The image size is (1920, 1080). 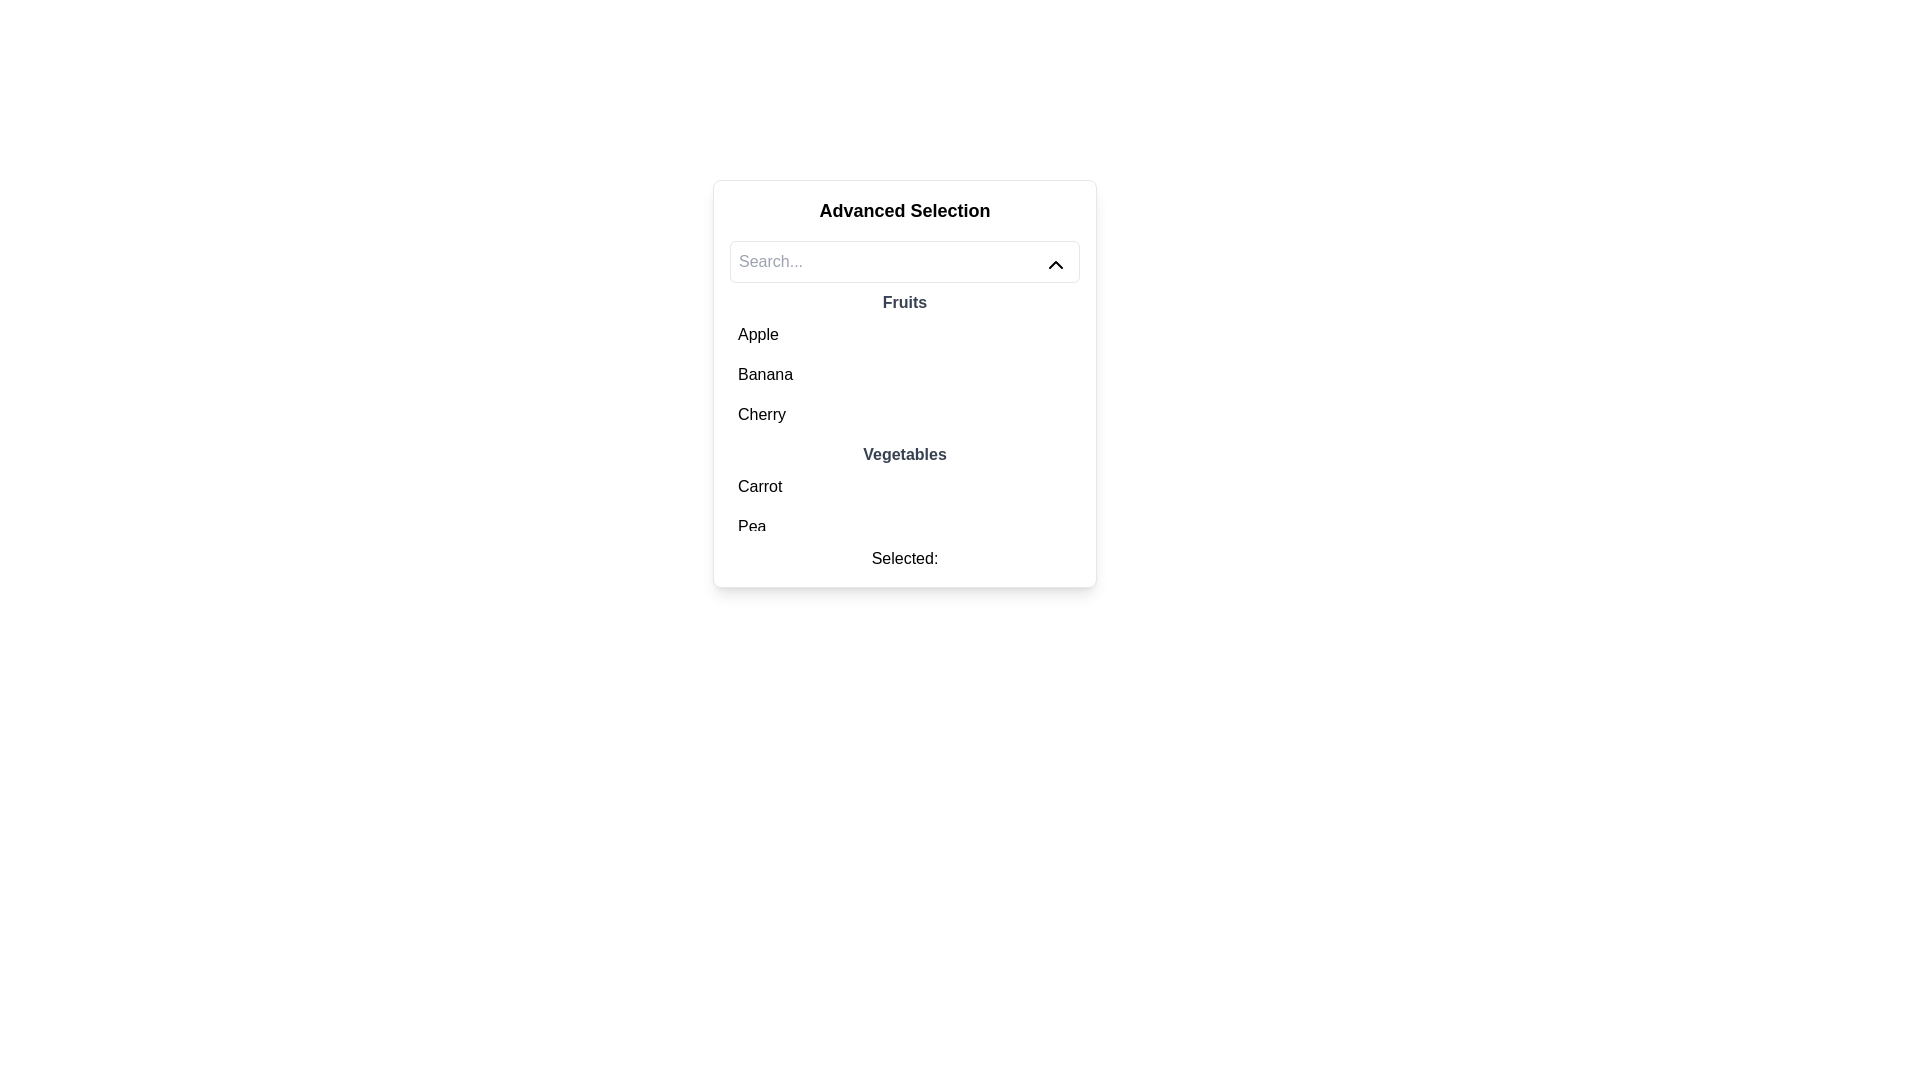 What do you see at coordinates (759, 486) in the screenshot?
I see `the 'Carrot' option in the 'Advanced Selection' dropdown list located under the 'Vegetables' subsection` at bounding box center [759, 486].